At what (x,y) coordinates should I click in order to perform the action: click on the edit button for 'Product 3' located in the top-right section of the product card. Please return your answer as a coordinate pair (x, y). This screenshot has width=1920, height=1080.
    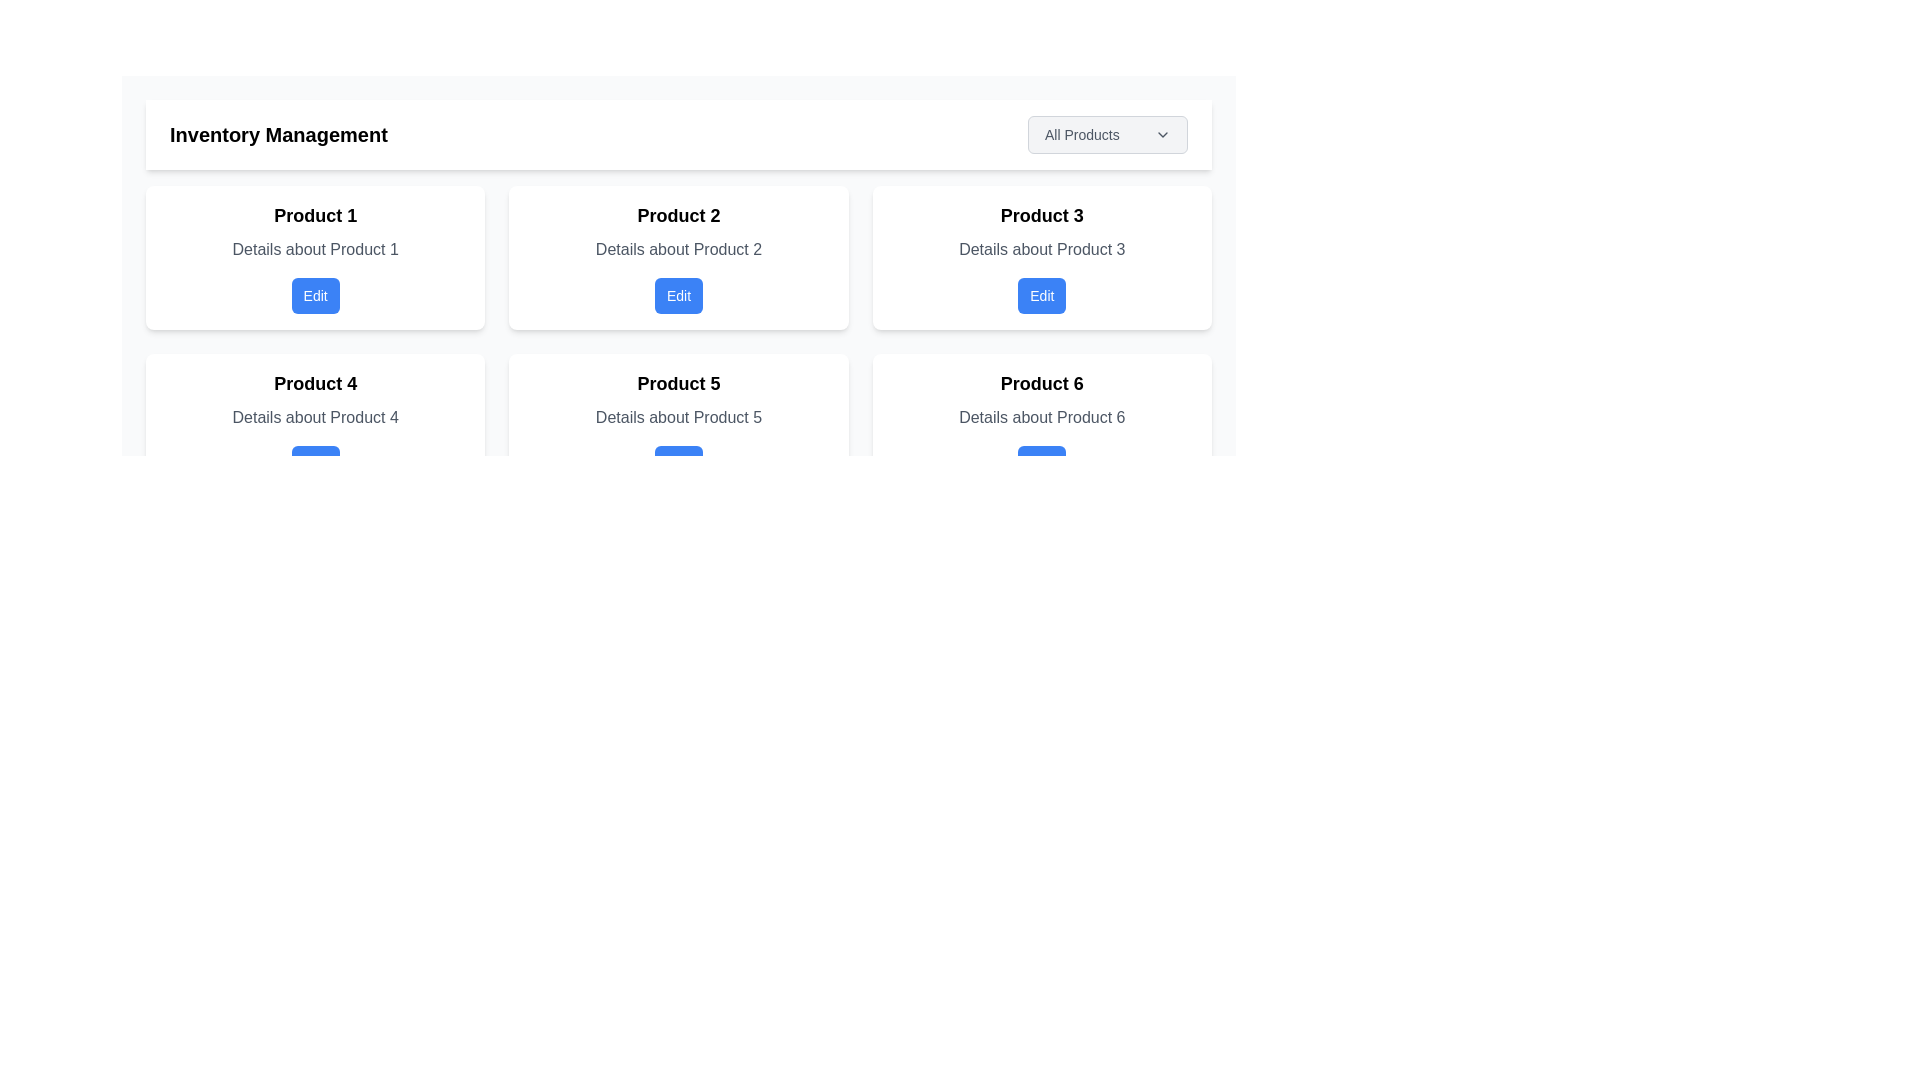
    Looking at the image, I should click on (1041, 296).